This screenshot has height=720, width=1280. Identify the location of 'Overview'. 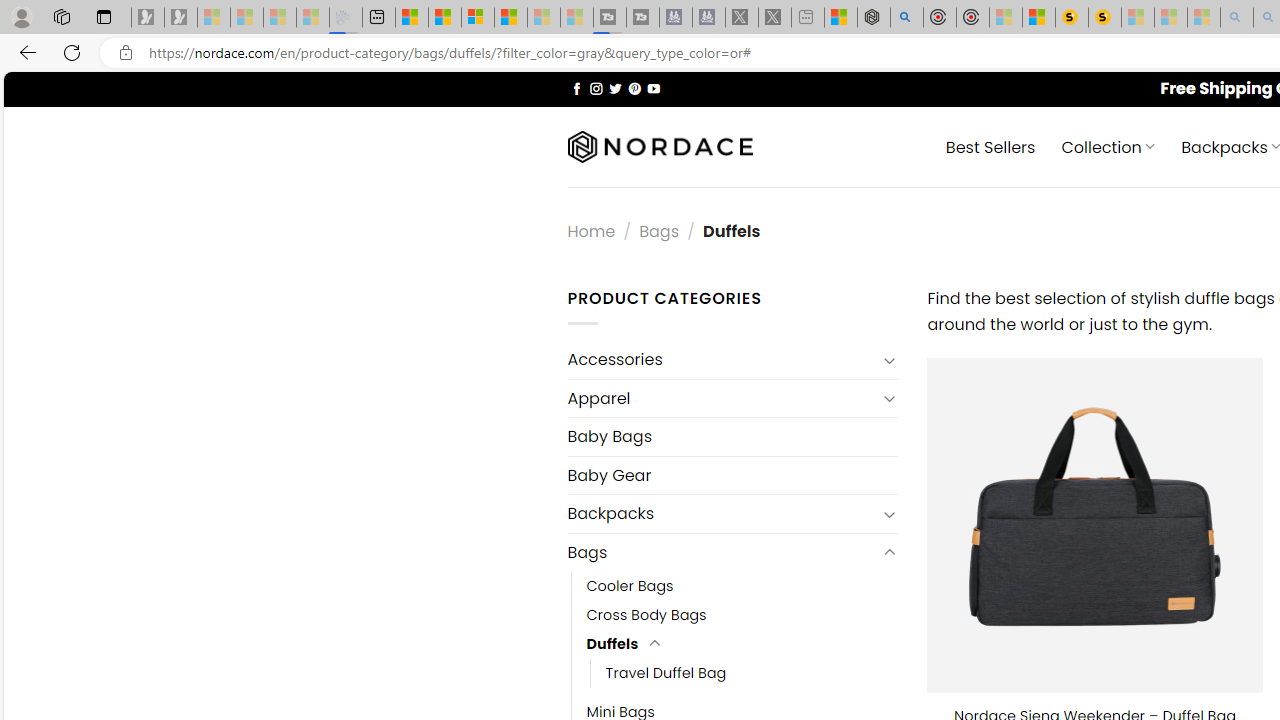
(477, 17).